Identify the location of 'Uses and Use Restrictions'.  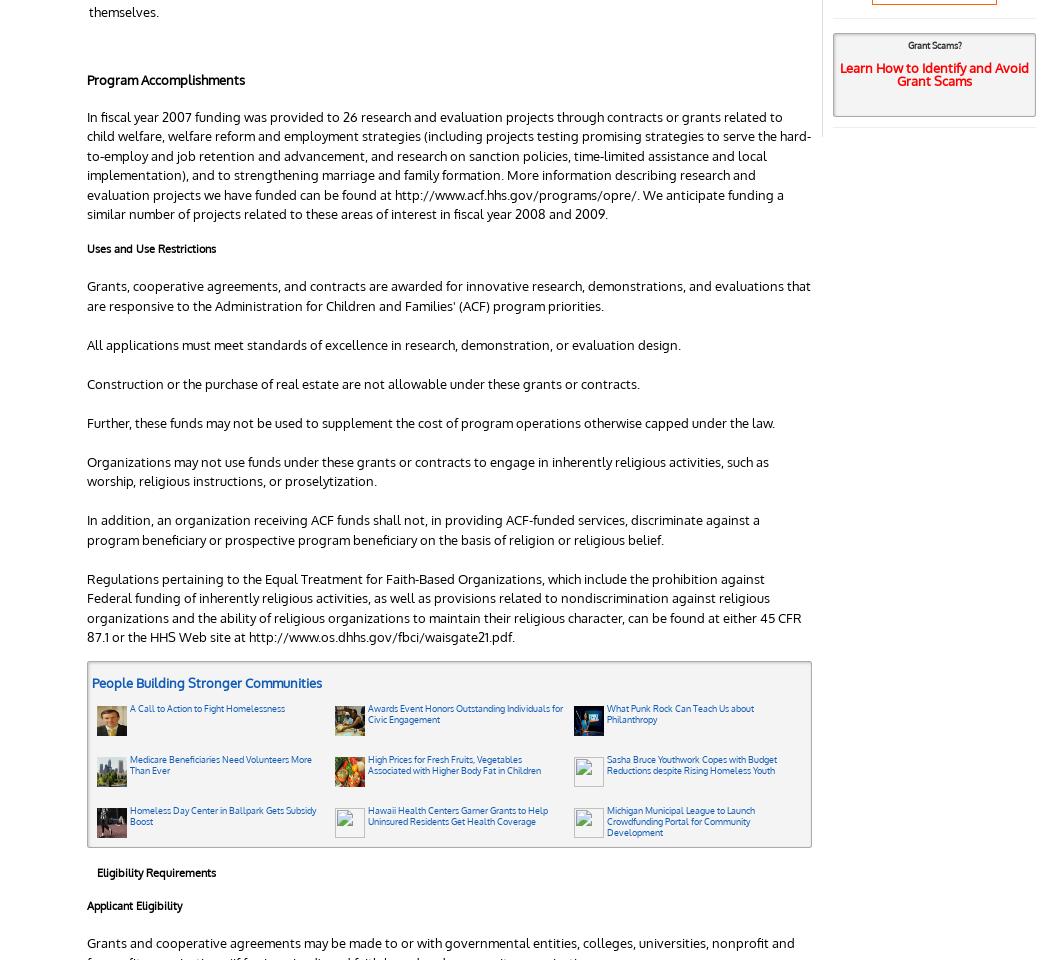
(151, 248).